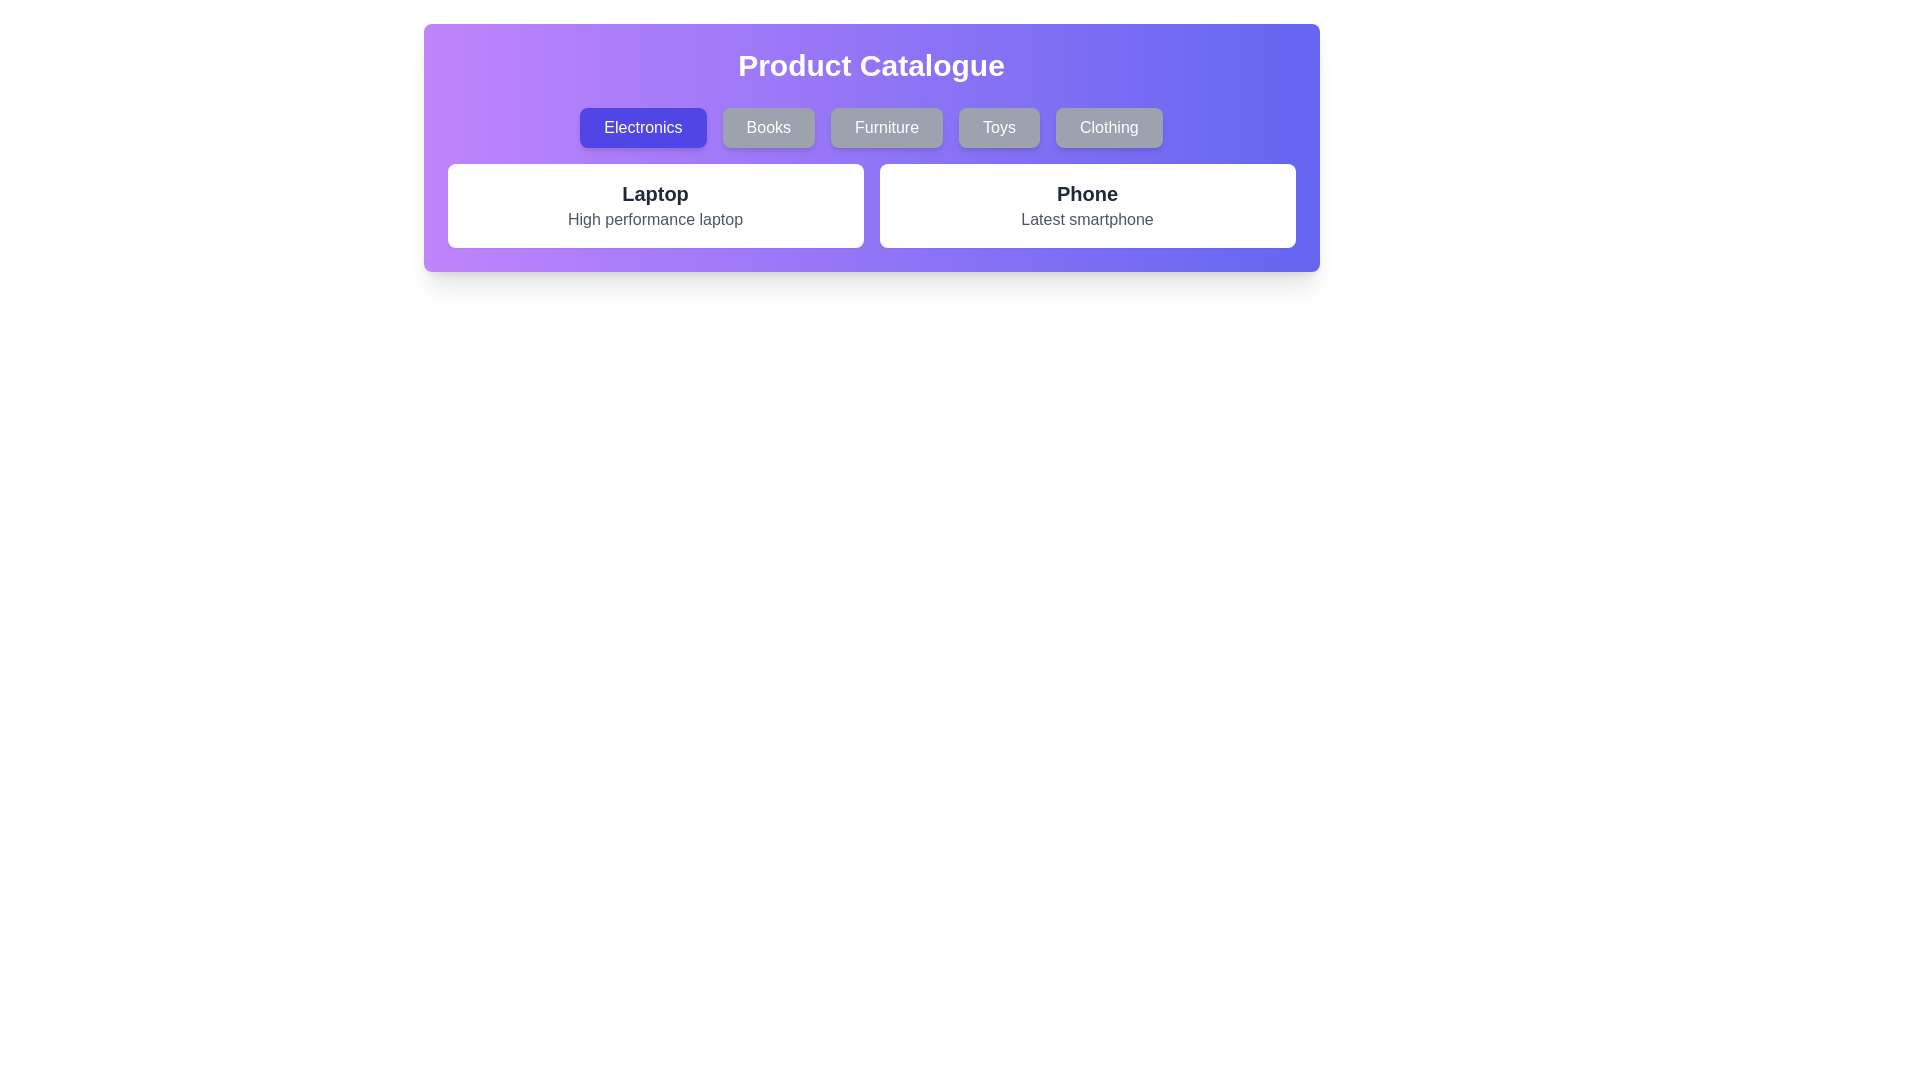  I want to click on the category button labeled Electronics to filter products, so click(643, 127).